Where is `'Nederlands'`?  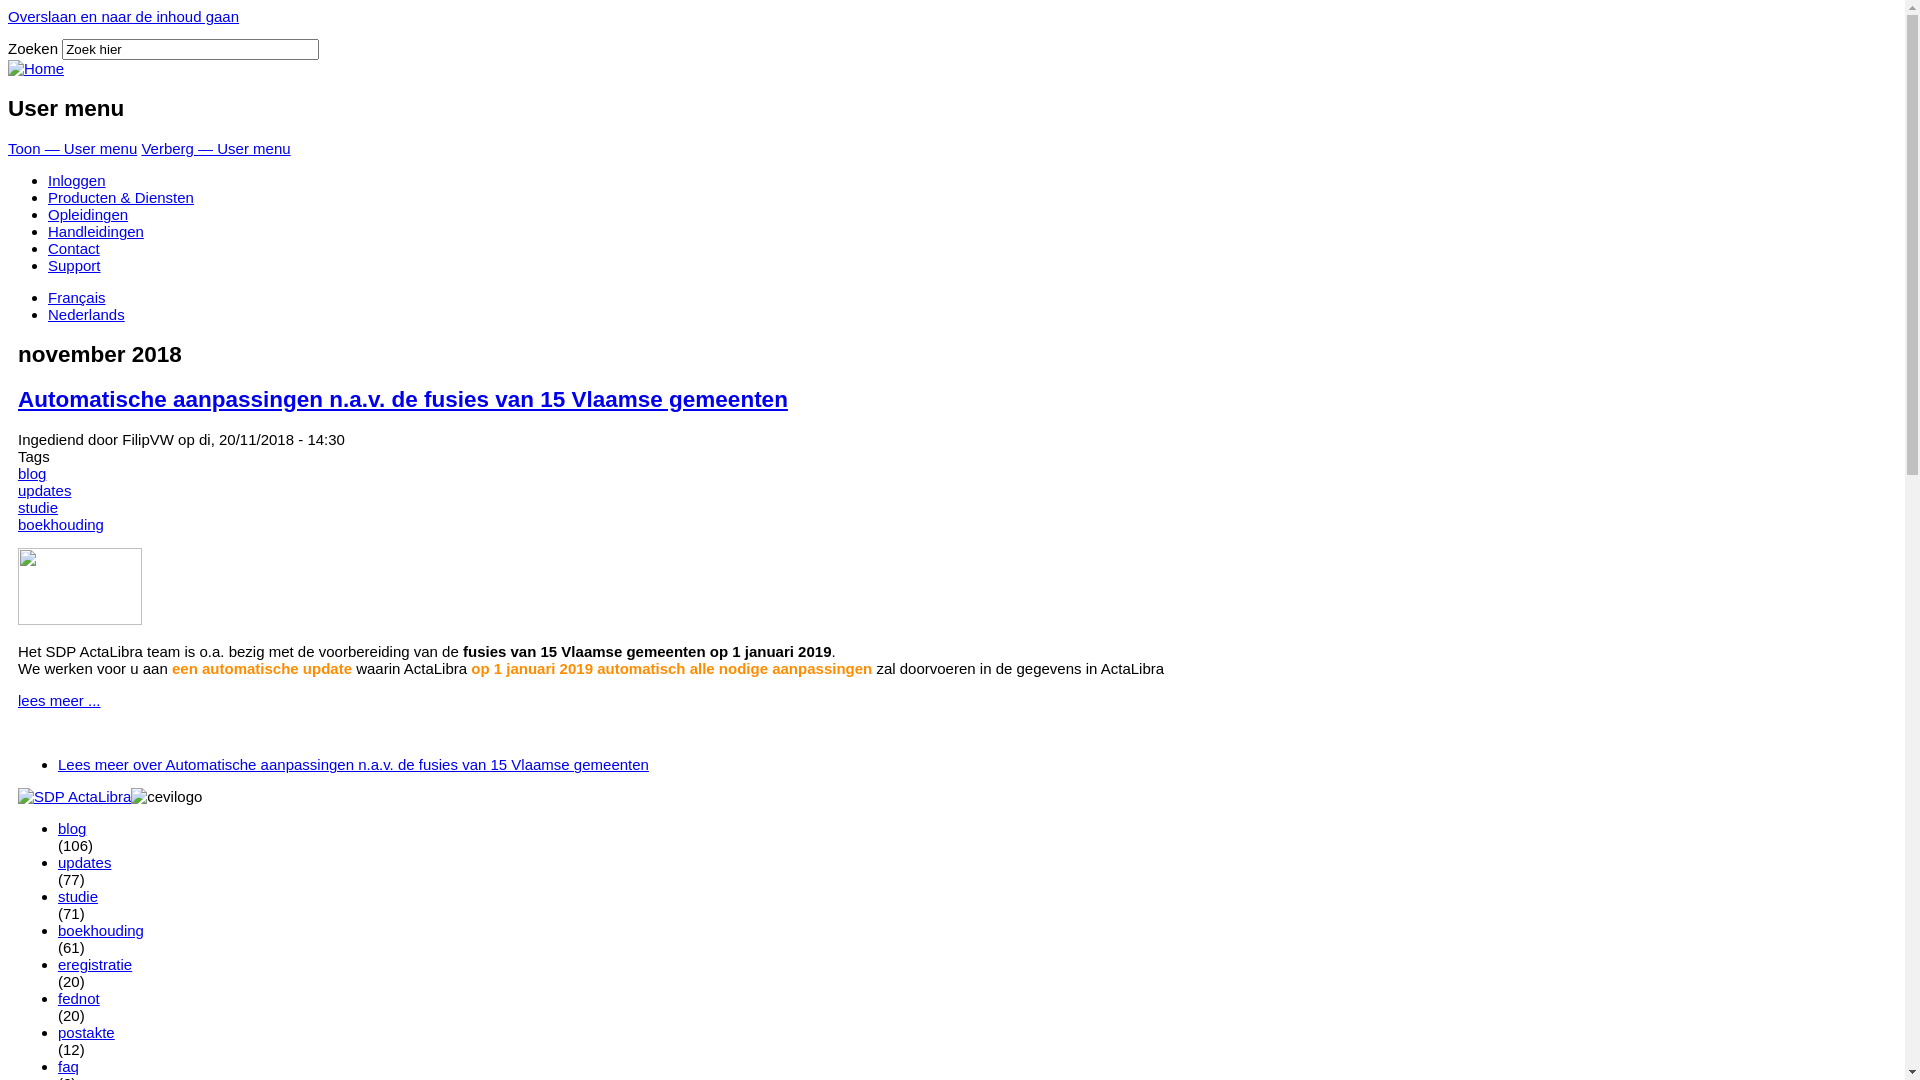
'Nederlands' is located at coordinates (85, 314).